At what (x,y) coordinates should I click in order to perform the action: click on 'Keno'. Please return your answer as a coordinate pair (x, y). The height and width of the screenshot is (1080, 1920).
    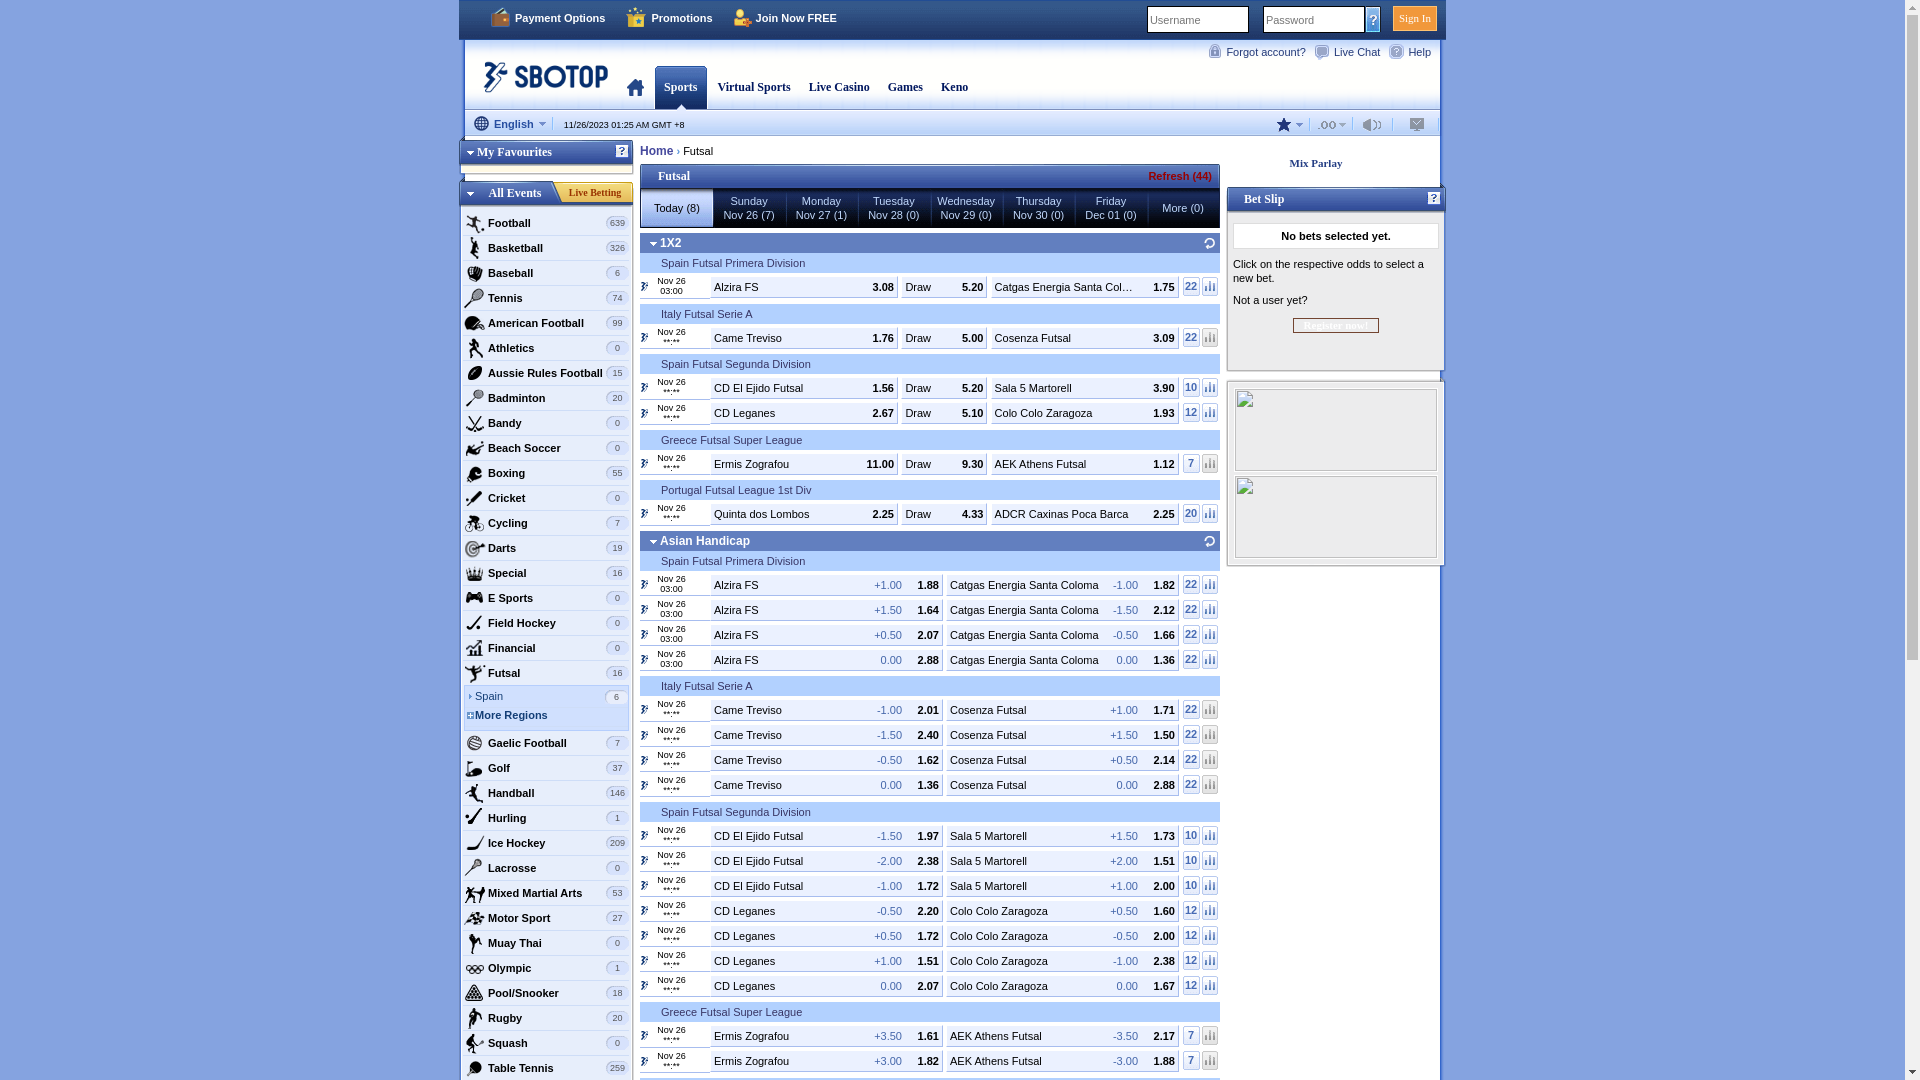
    Looking at the image, I should click on (953, 86).